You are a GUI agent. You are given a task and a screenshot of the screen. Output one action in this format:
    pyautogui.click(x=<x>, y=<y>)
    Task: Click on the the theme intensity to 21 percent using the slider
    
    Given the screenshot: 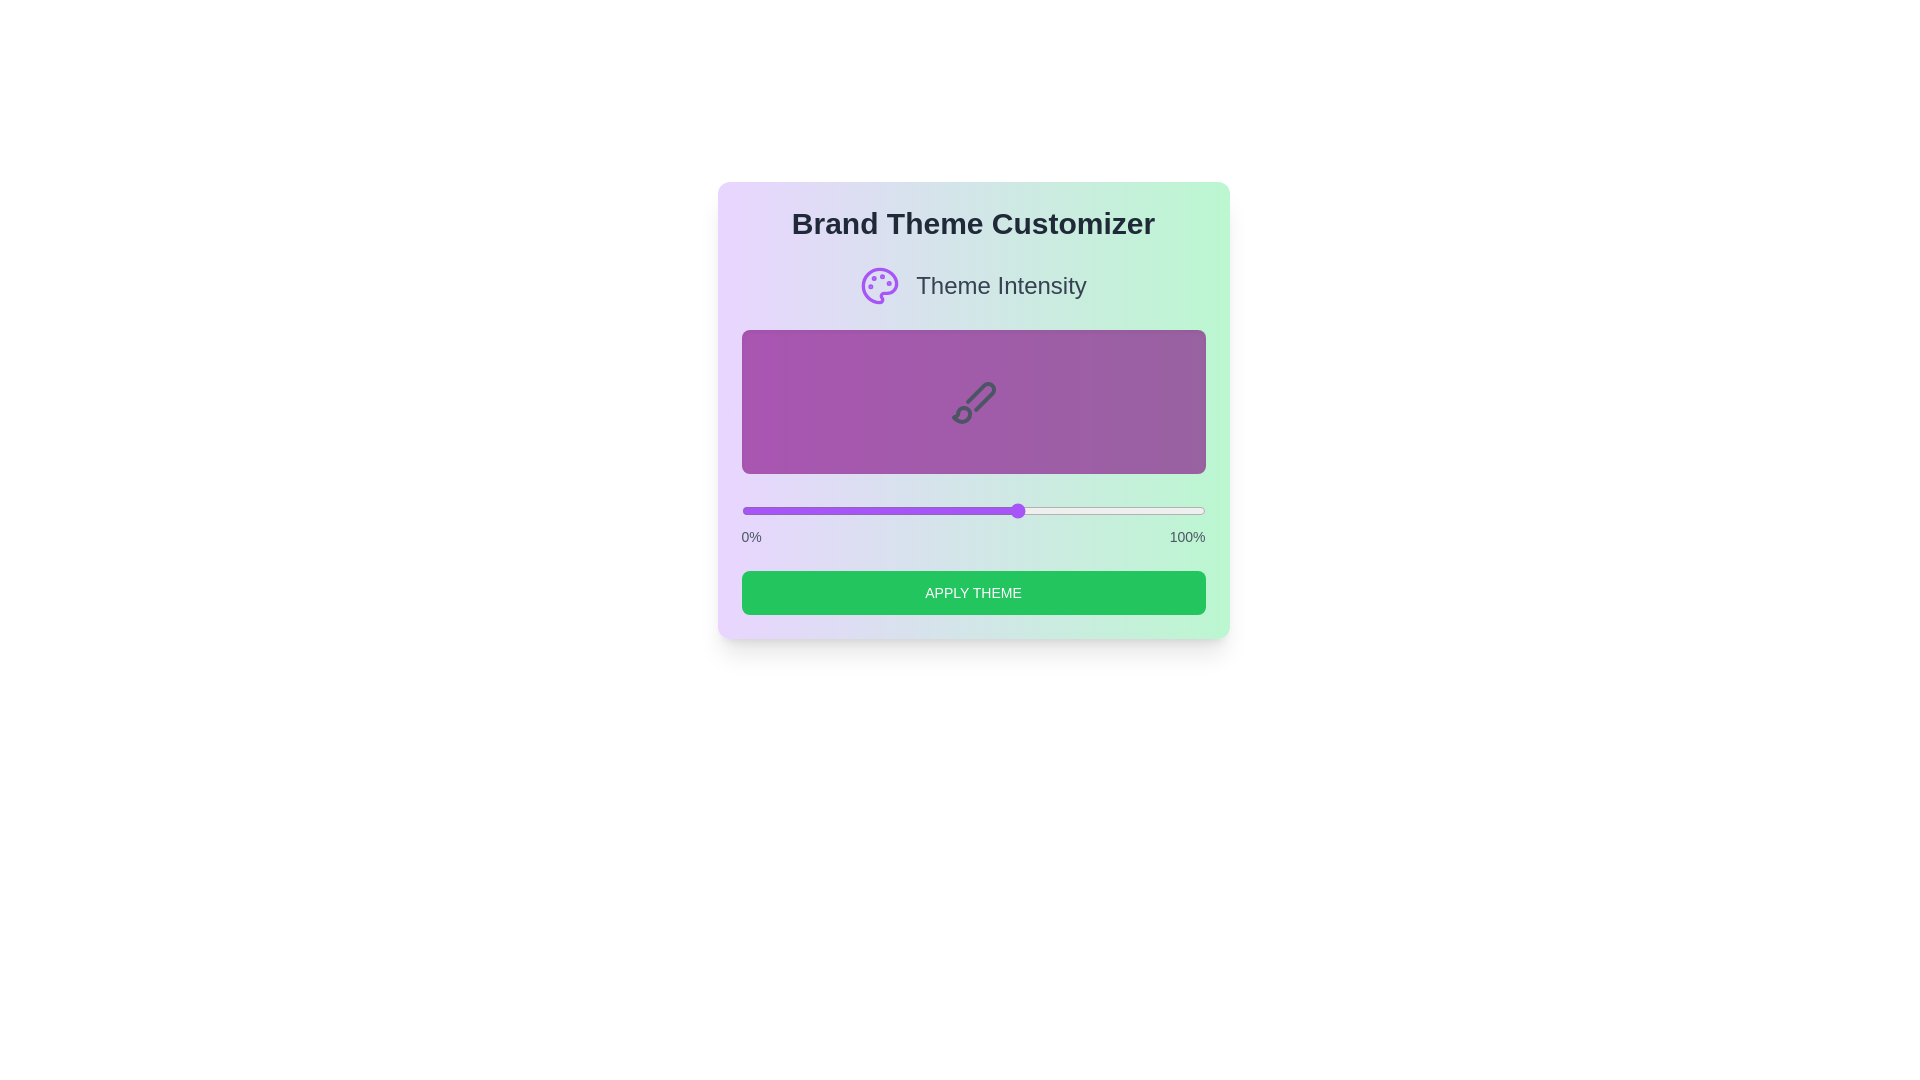 What is the action you would take?
    pyautogui.click(x=838, y=509)
    